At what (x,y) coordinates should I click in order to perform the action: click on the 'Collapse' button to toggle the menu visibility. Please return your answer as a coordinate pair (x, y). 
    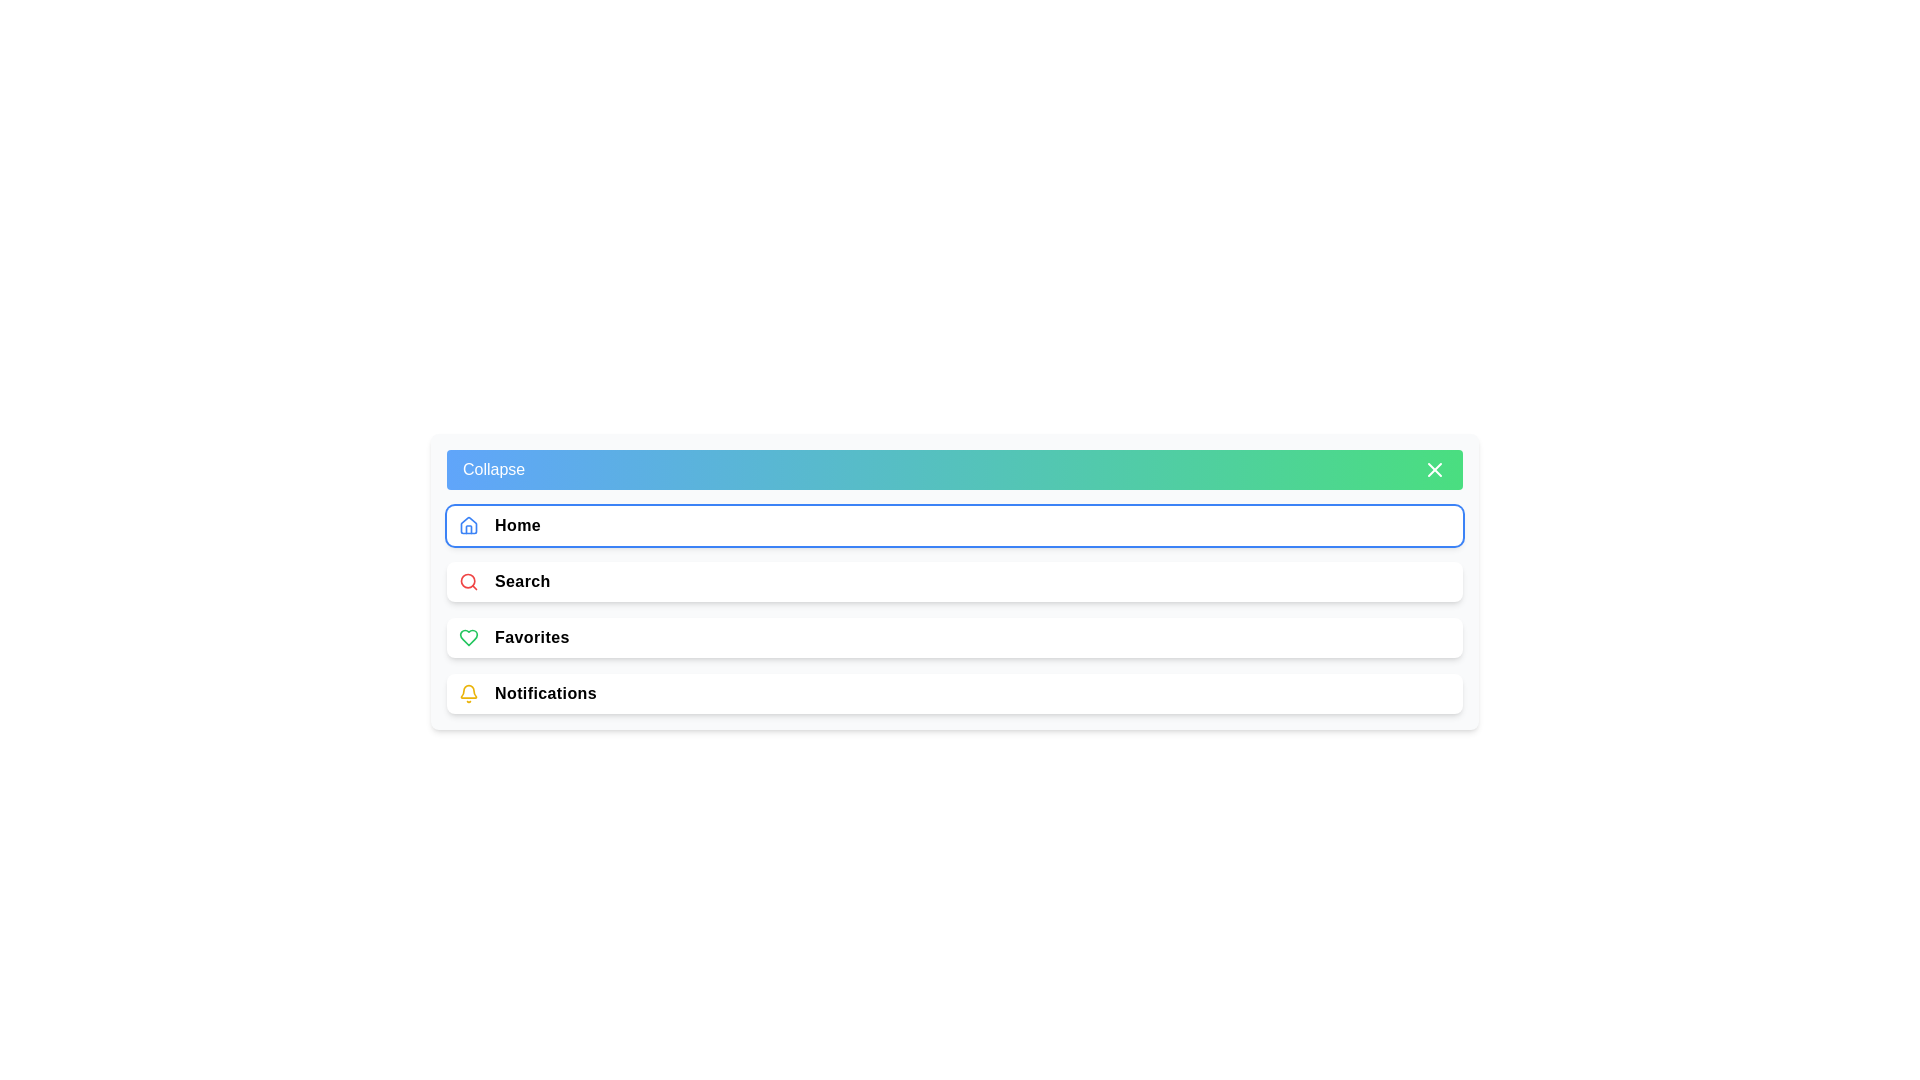
    Looking at the image, I should click on (954, 470).